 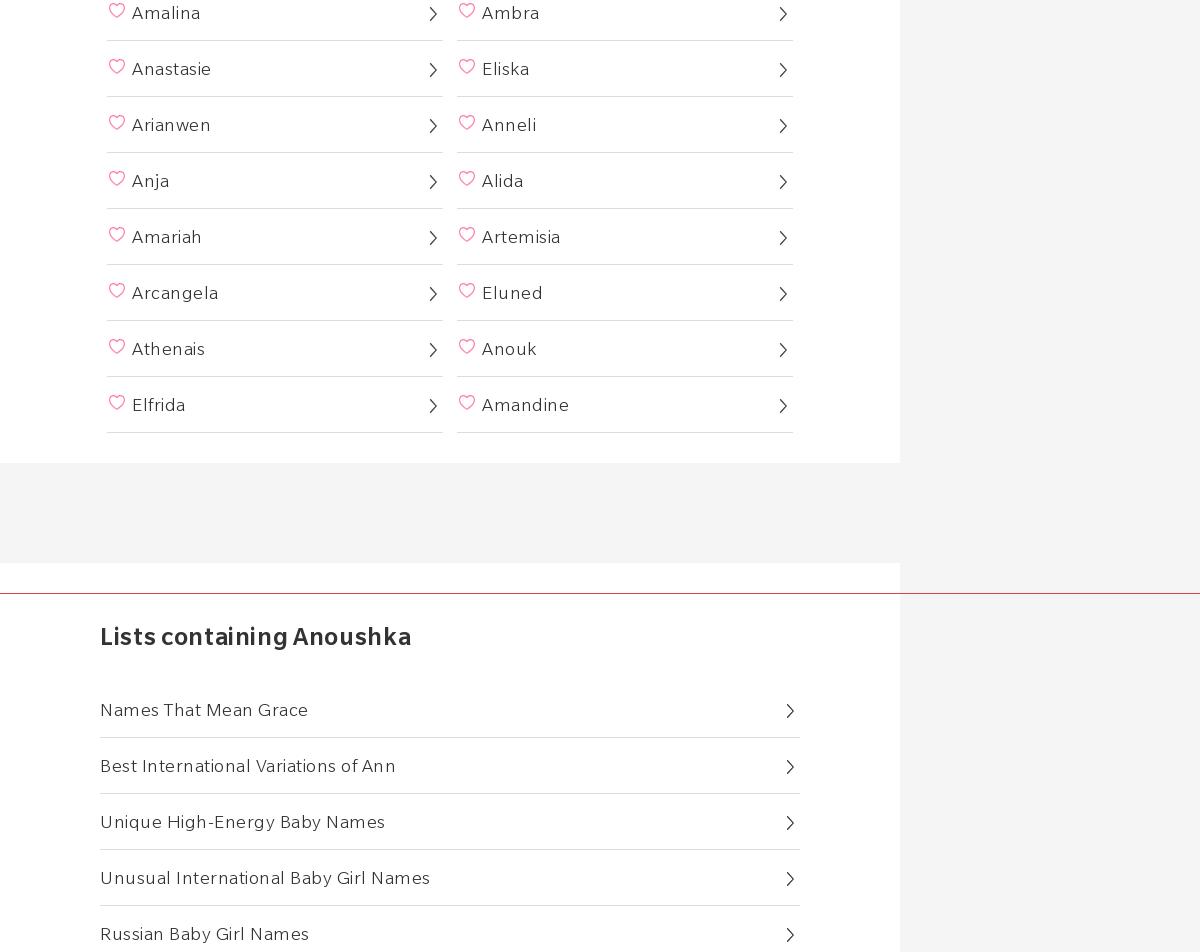 I want to click on 'Russian Baby Girl Names', so click(x=203, y=932).